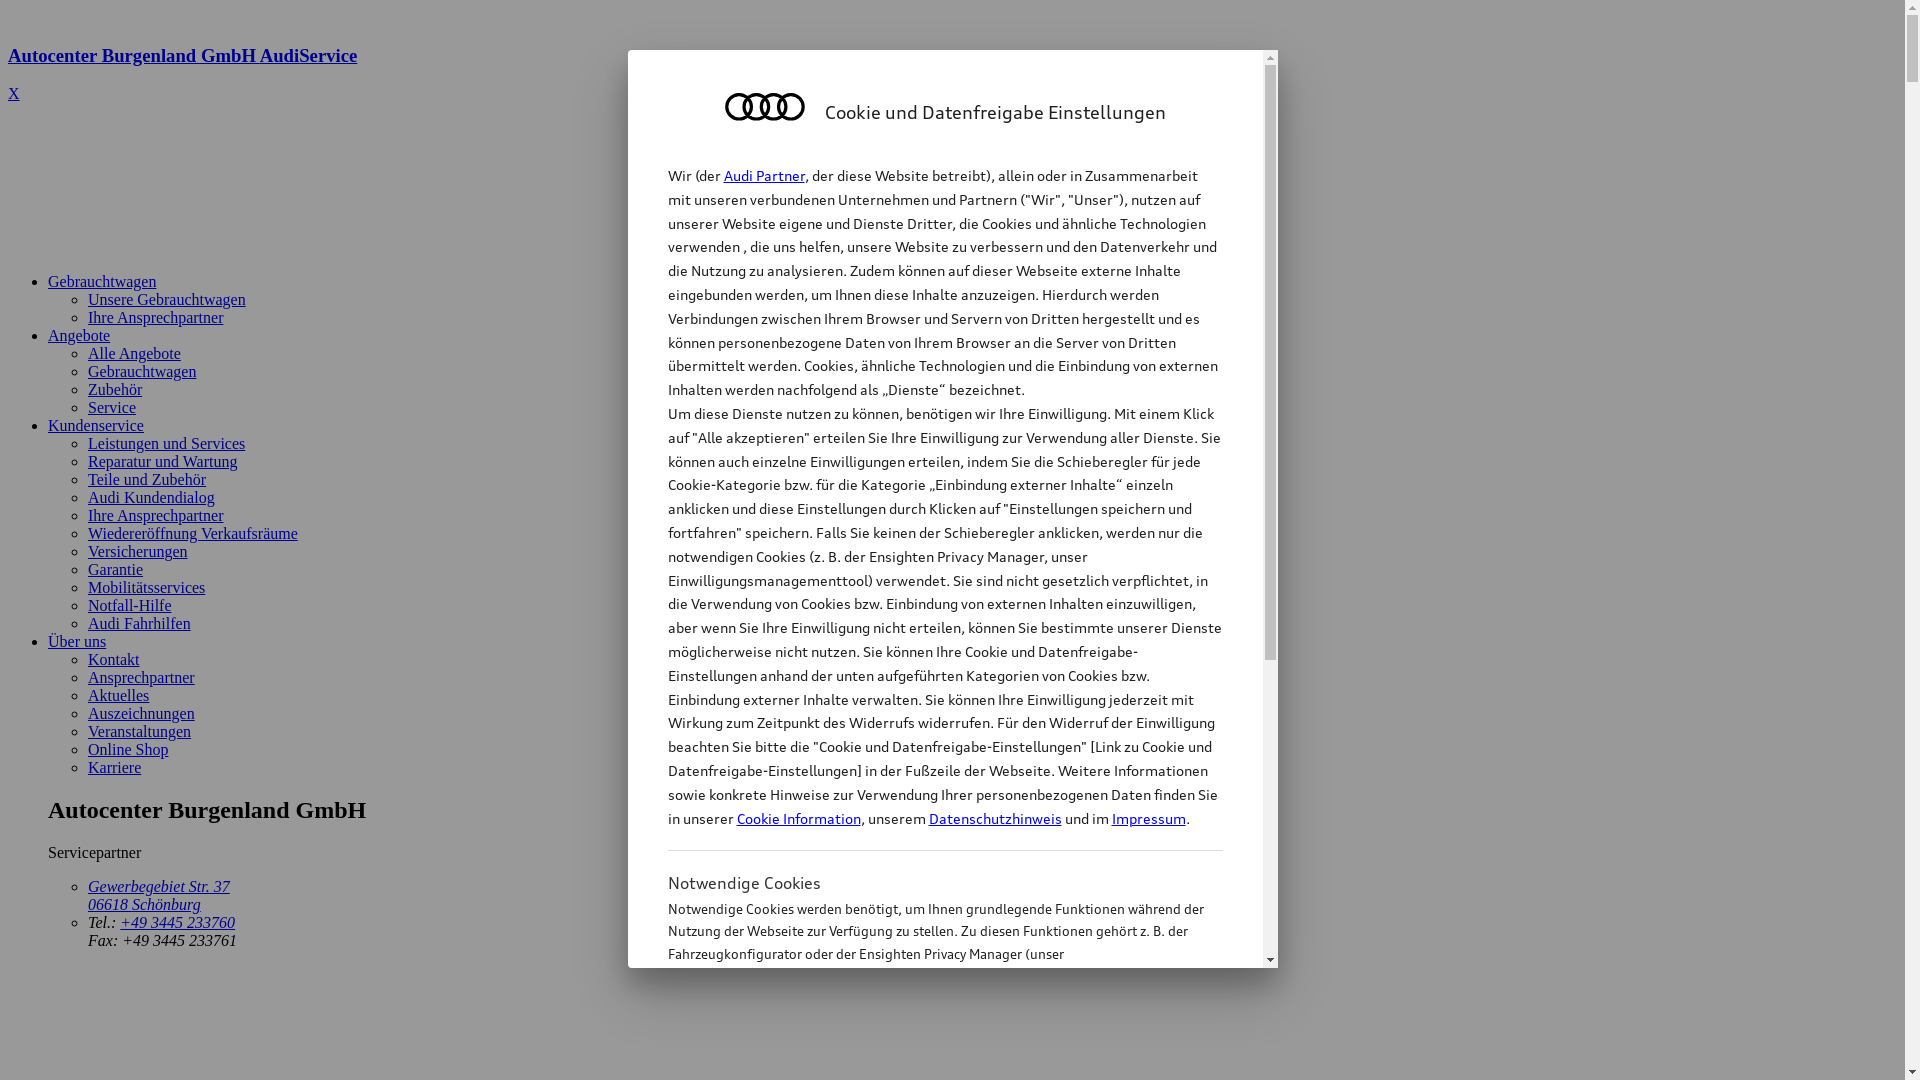 Image resolution: width=1920 pixels, height=1080 pixels. I want to click on 'Karriere', so click(113, 766).